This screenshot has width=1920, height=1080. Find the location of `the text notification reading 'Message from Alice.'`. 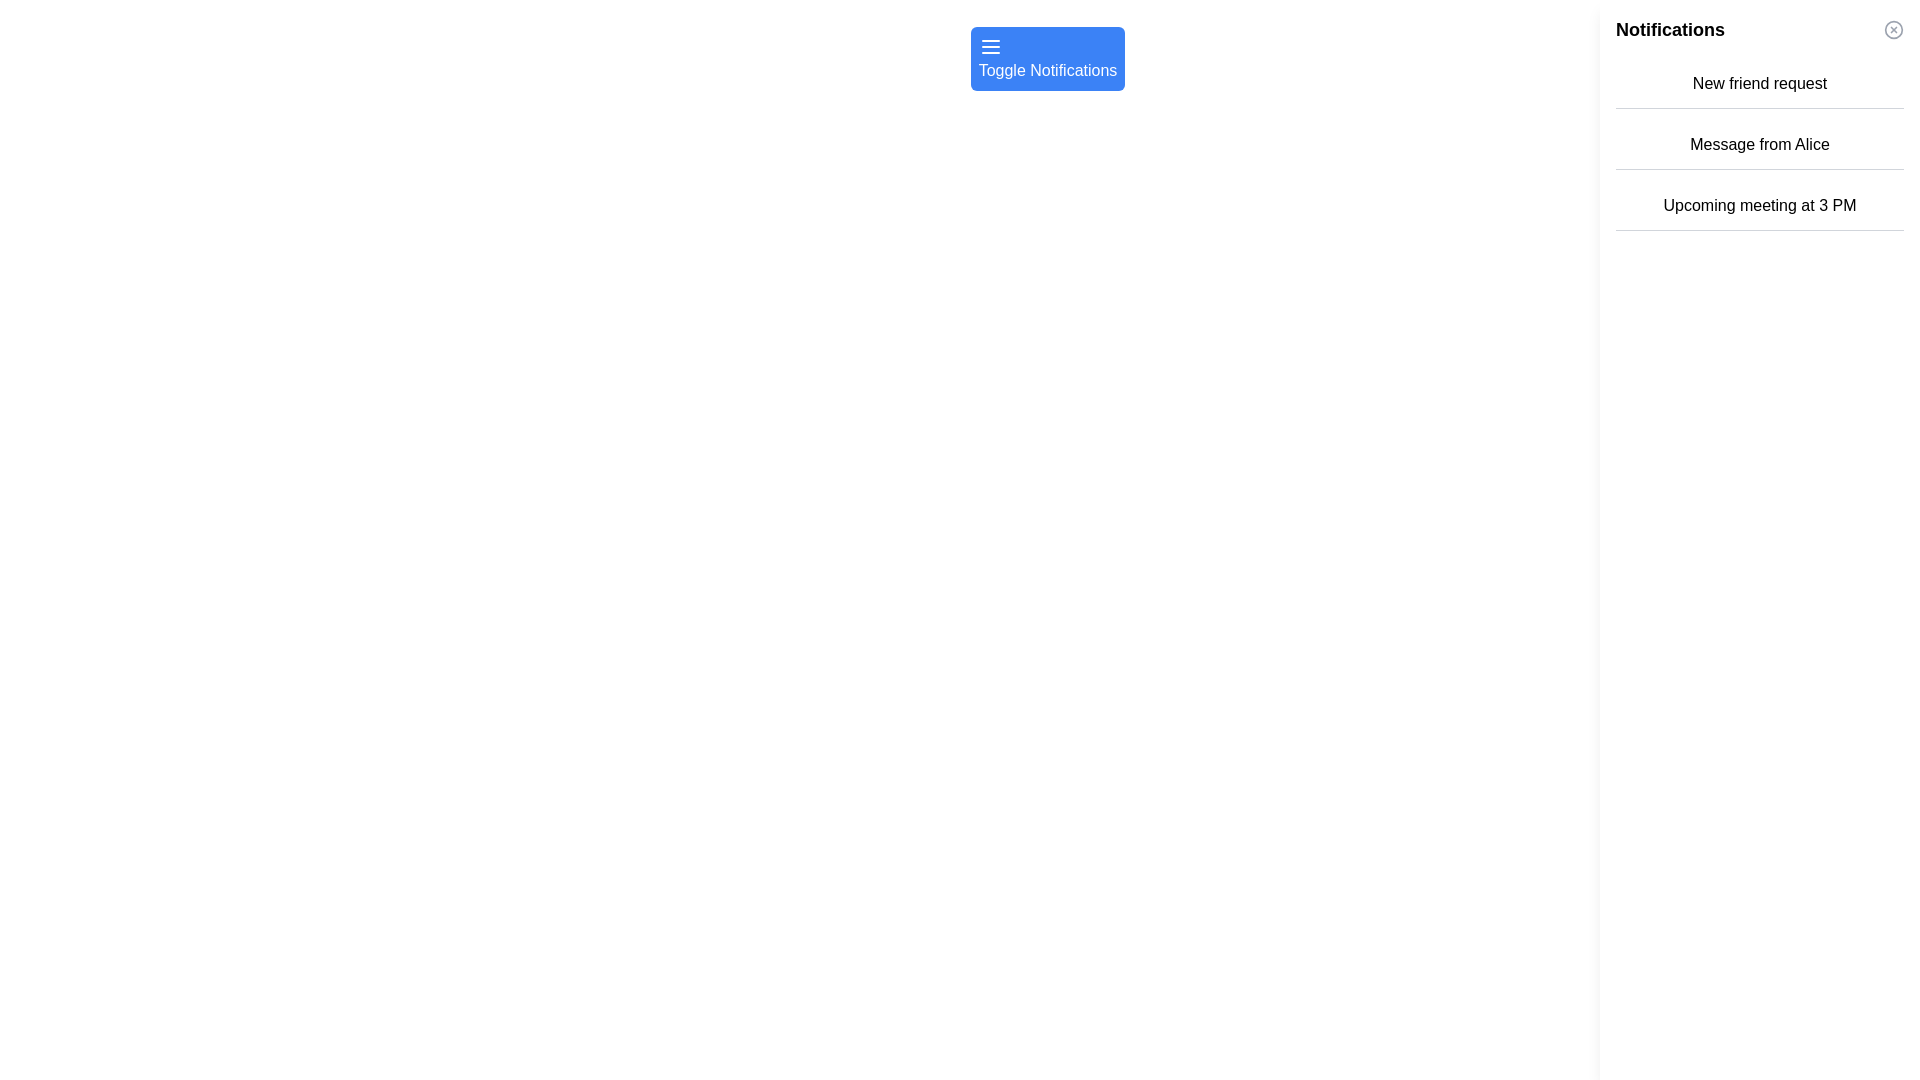

the text notification reading 'Message from Alice.' is located at coordinates (1760, 144).